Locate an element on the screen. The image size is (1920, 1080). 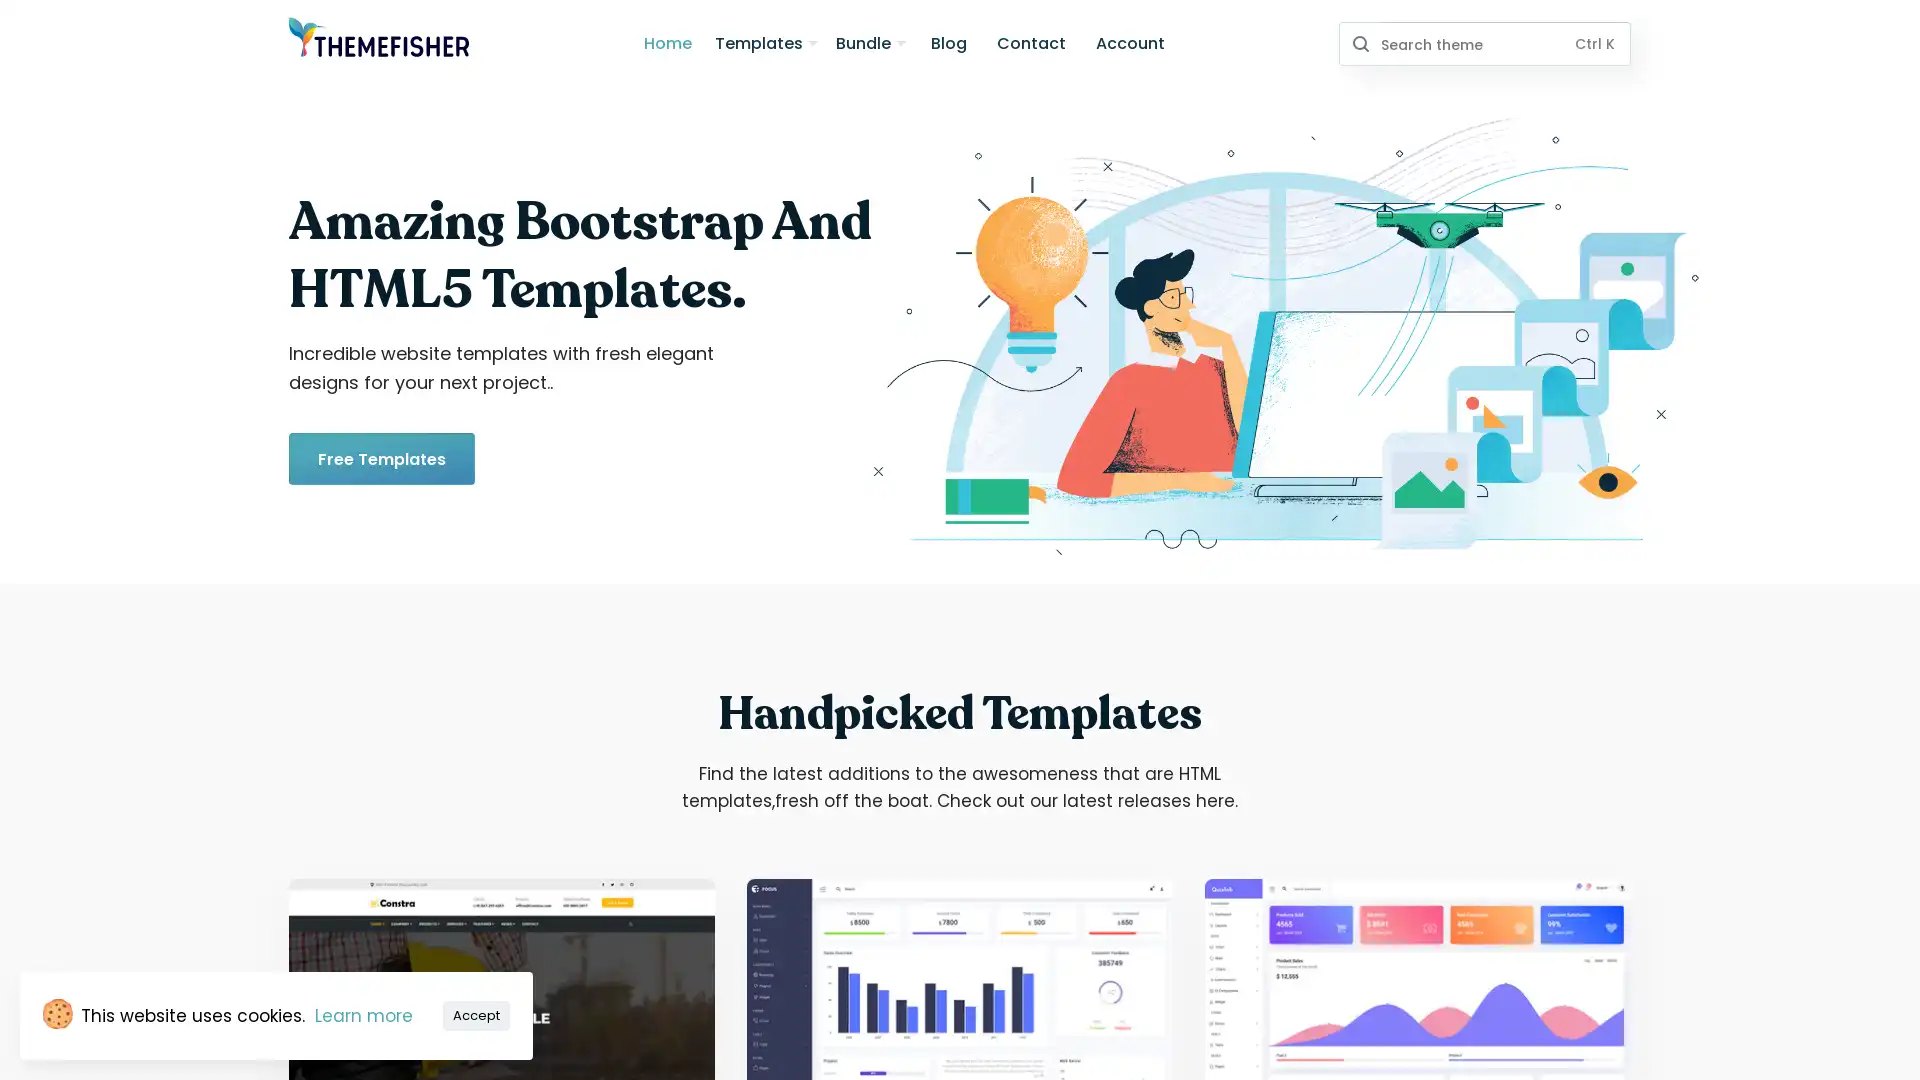
Search is located at coordinates (1359, 43).